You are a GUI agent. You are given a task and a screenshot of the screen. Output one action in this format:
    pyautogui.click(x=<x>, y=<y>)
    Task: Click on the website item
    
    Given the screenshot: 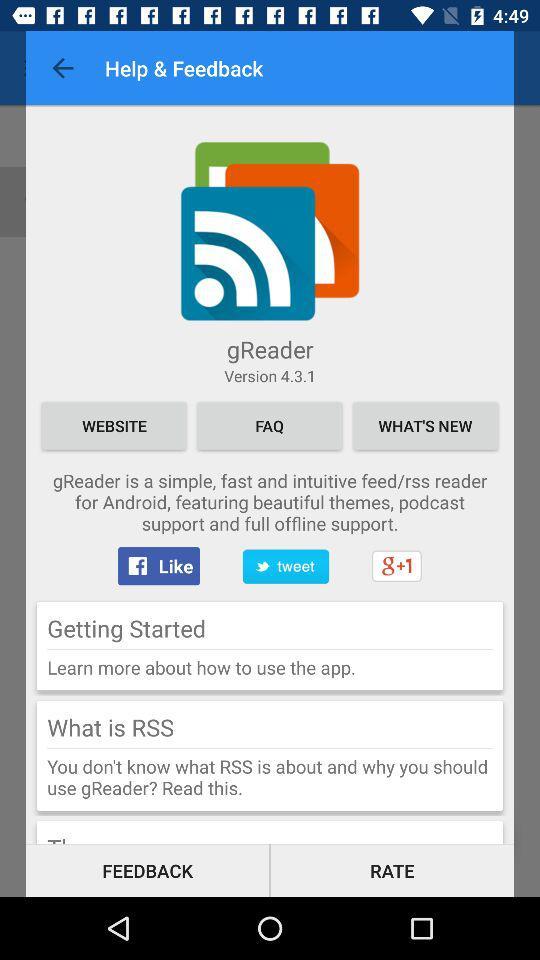 What is the action you would take?
    pyautogui.click(x=114, y=425)
    